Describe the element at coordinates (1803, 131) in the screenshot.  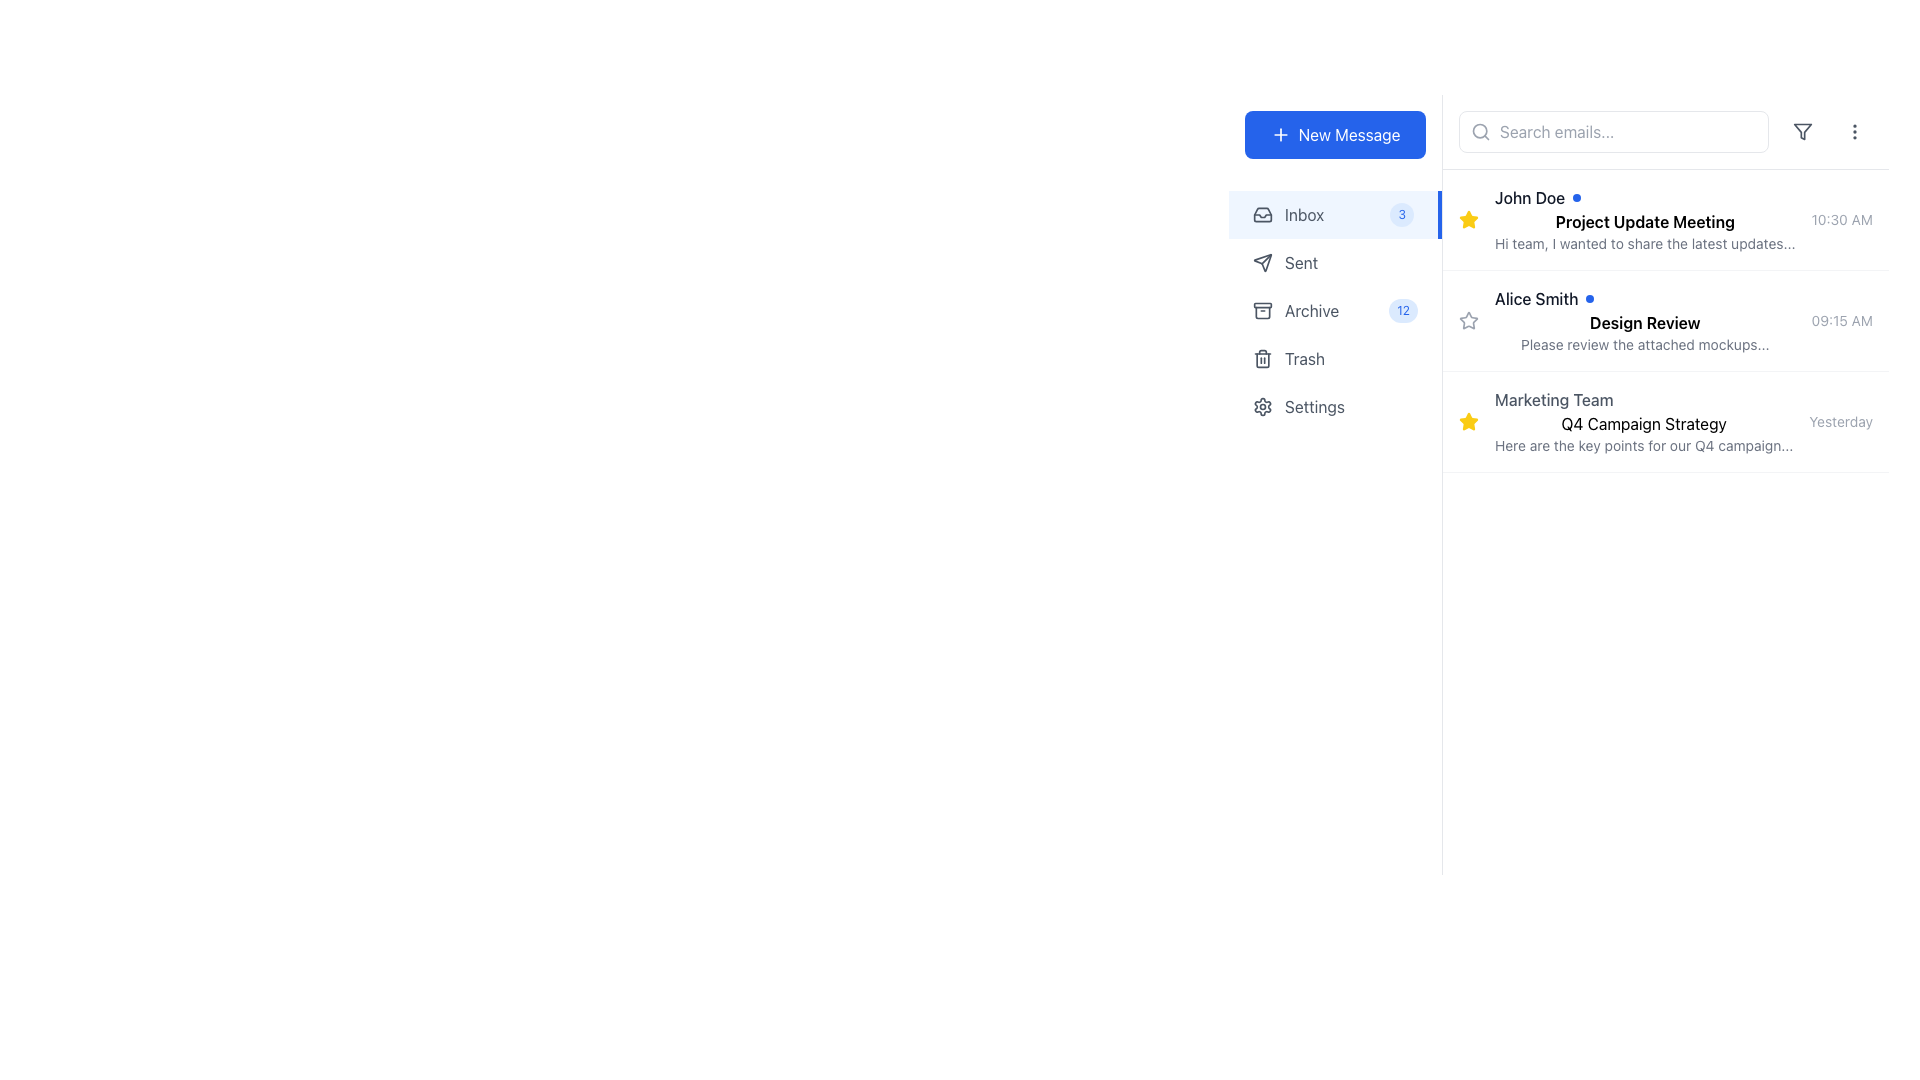
I see `the funnel icon button located in the top-right corner of the horizontal bar, adjacent to the three vertical dots icon` at that location.